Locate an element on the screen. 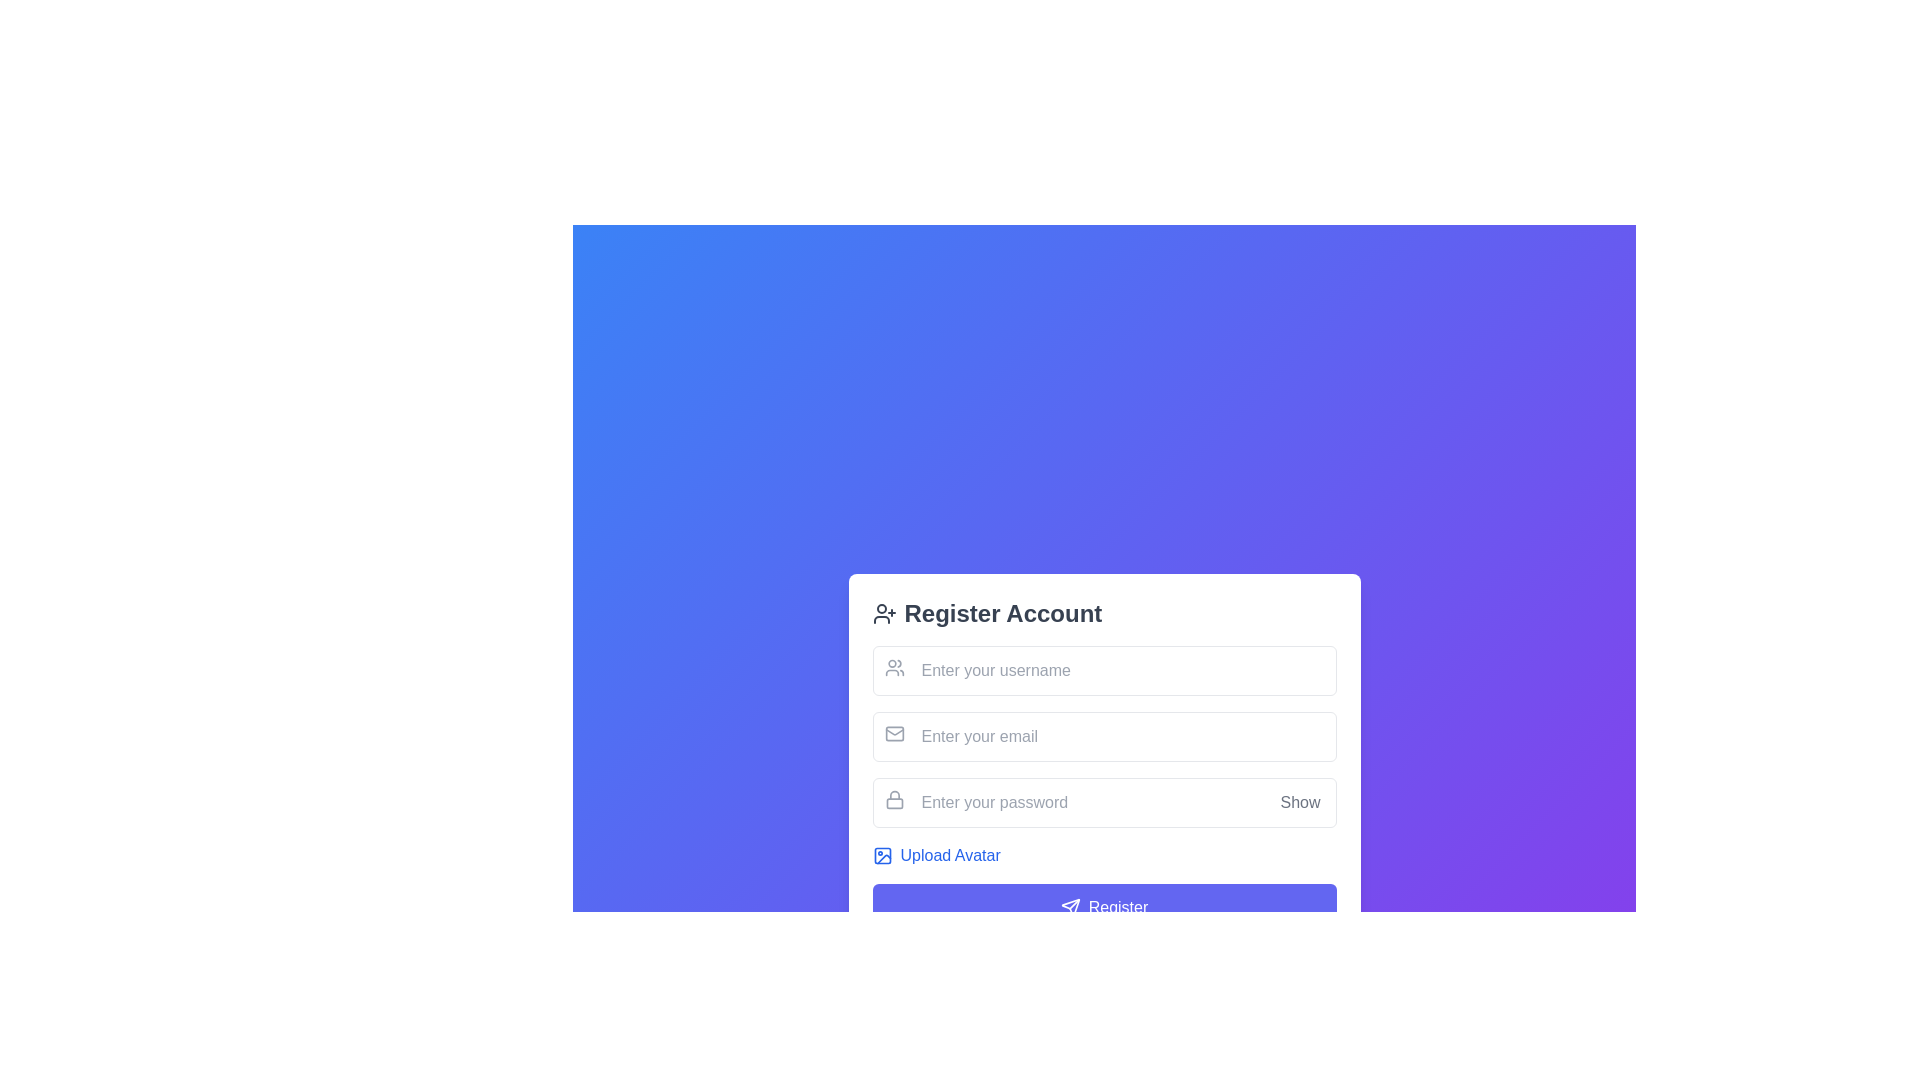 Image resolution: width=1920 pixels, height=1080 pixels. rectangle element styled as an image placeholder located at the top-left corner of the registration form, near the 'Register Account' title, using developer tools is located at coordinates (881, 855).